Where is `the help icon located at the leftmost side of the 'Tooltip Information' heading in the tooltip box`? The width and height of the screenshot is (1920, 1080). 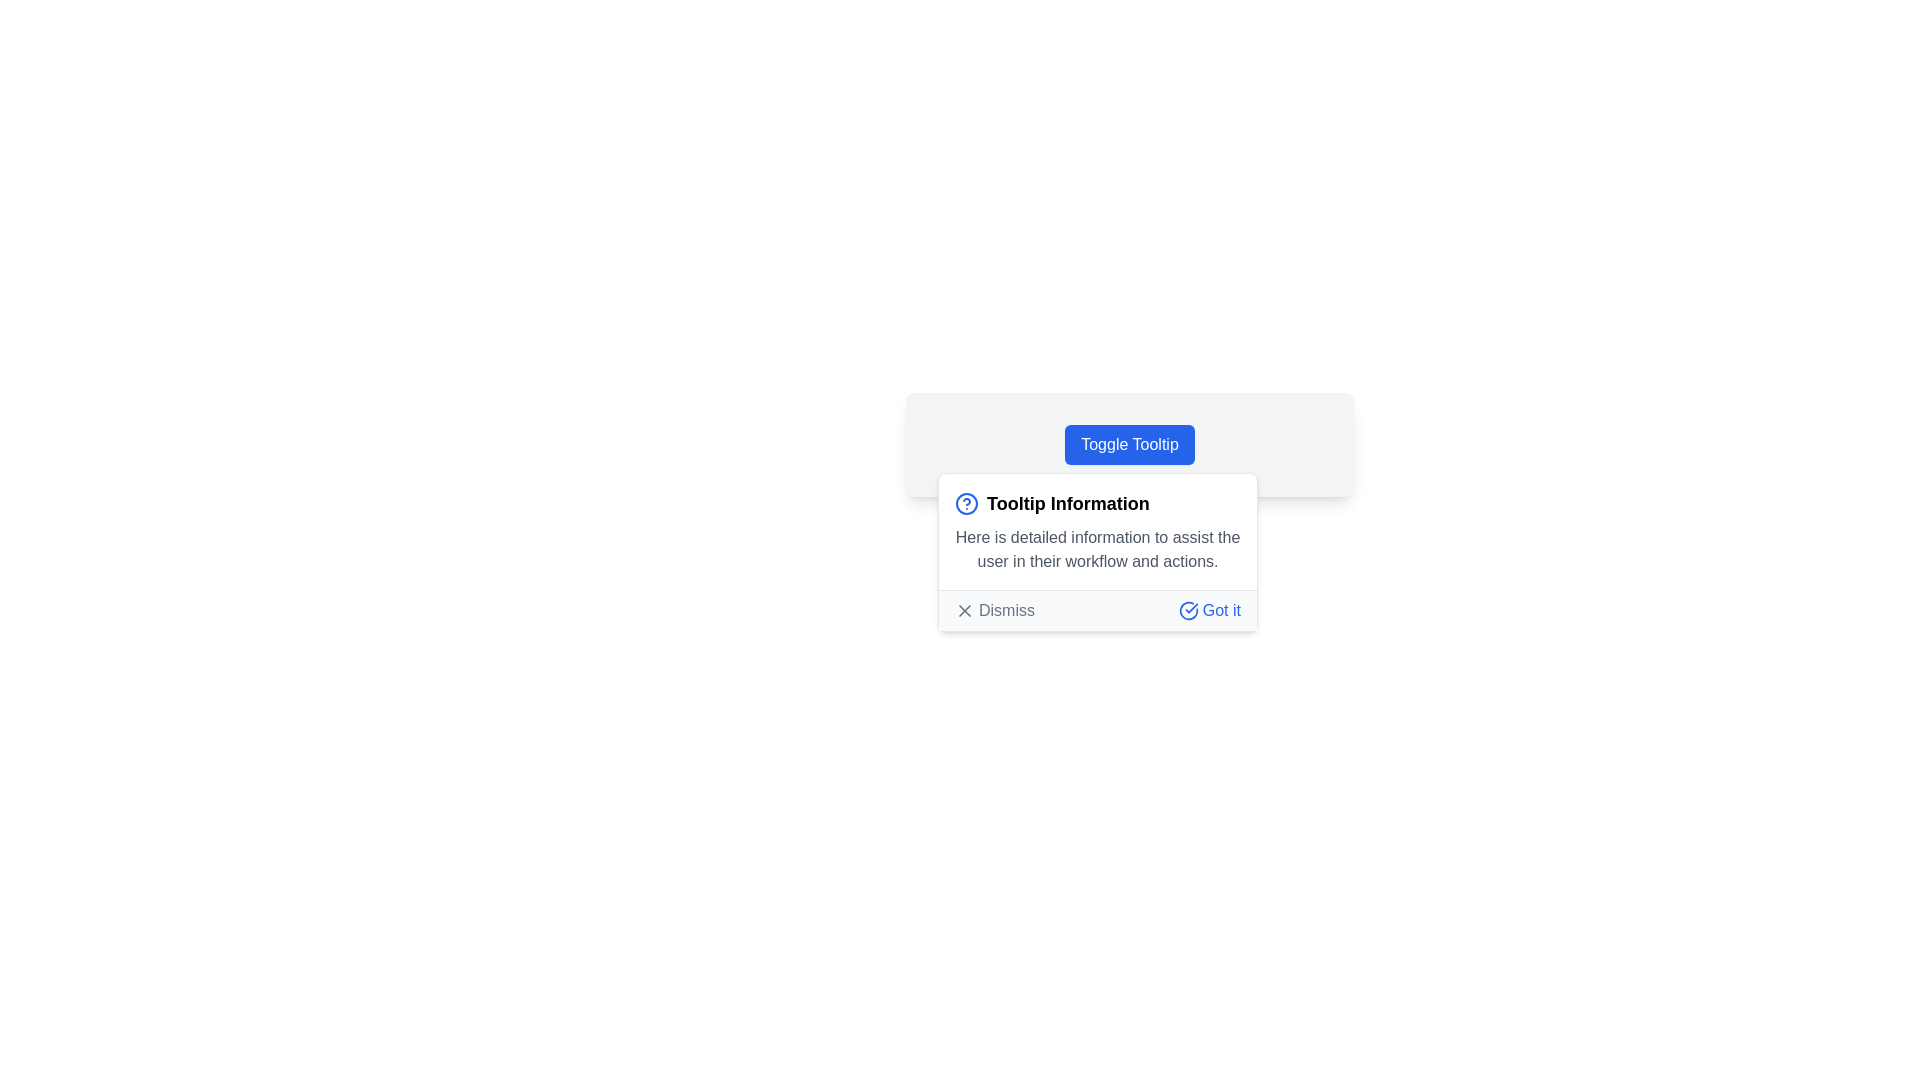 the help icon located at the leftmost side of the 'Tooltip Information' heading in the tooltip box is located at coordinates (966, 503).